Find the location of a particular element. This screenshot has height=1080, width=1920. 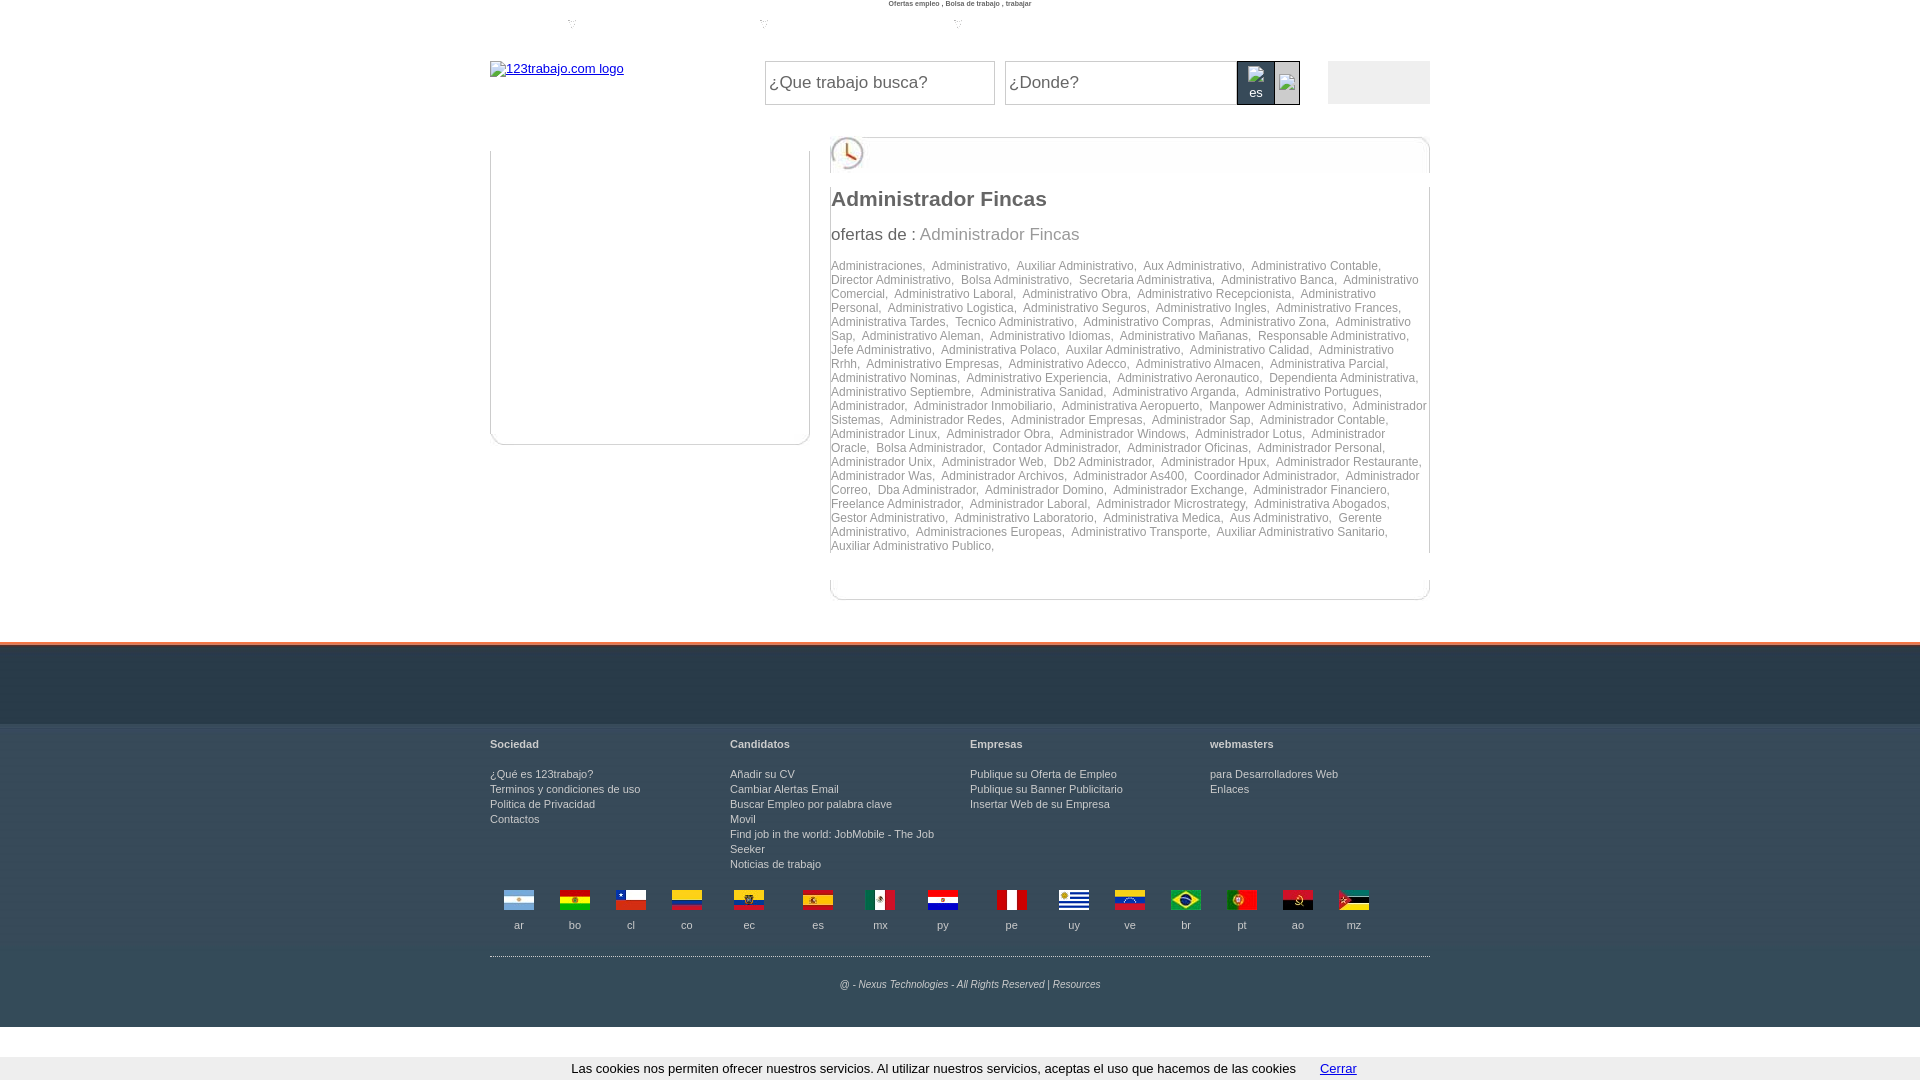

'Administrador Restaurante, ' is located at coordinates (1350, 462).